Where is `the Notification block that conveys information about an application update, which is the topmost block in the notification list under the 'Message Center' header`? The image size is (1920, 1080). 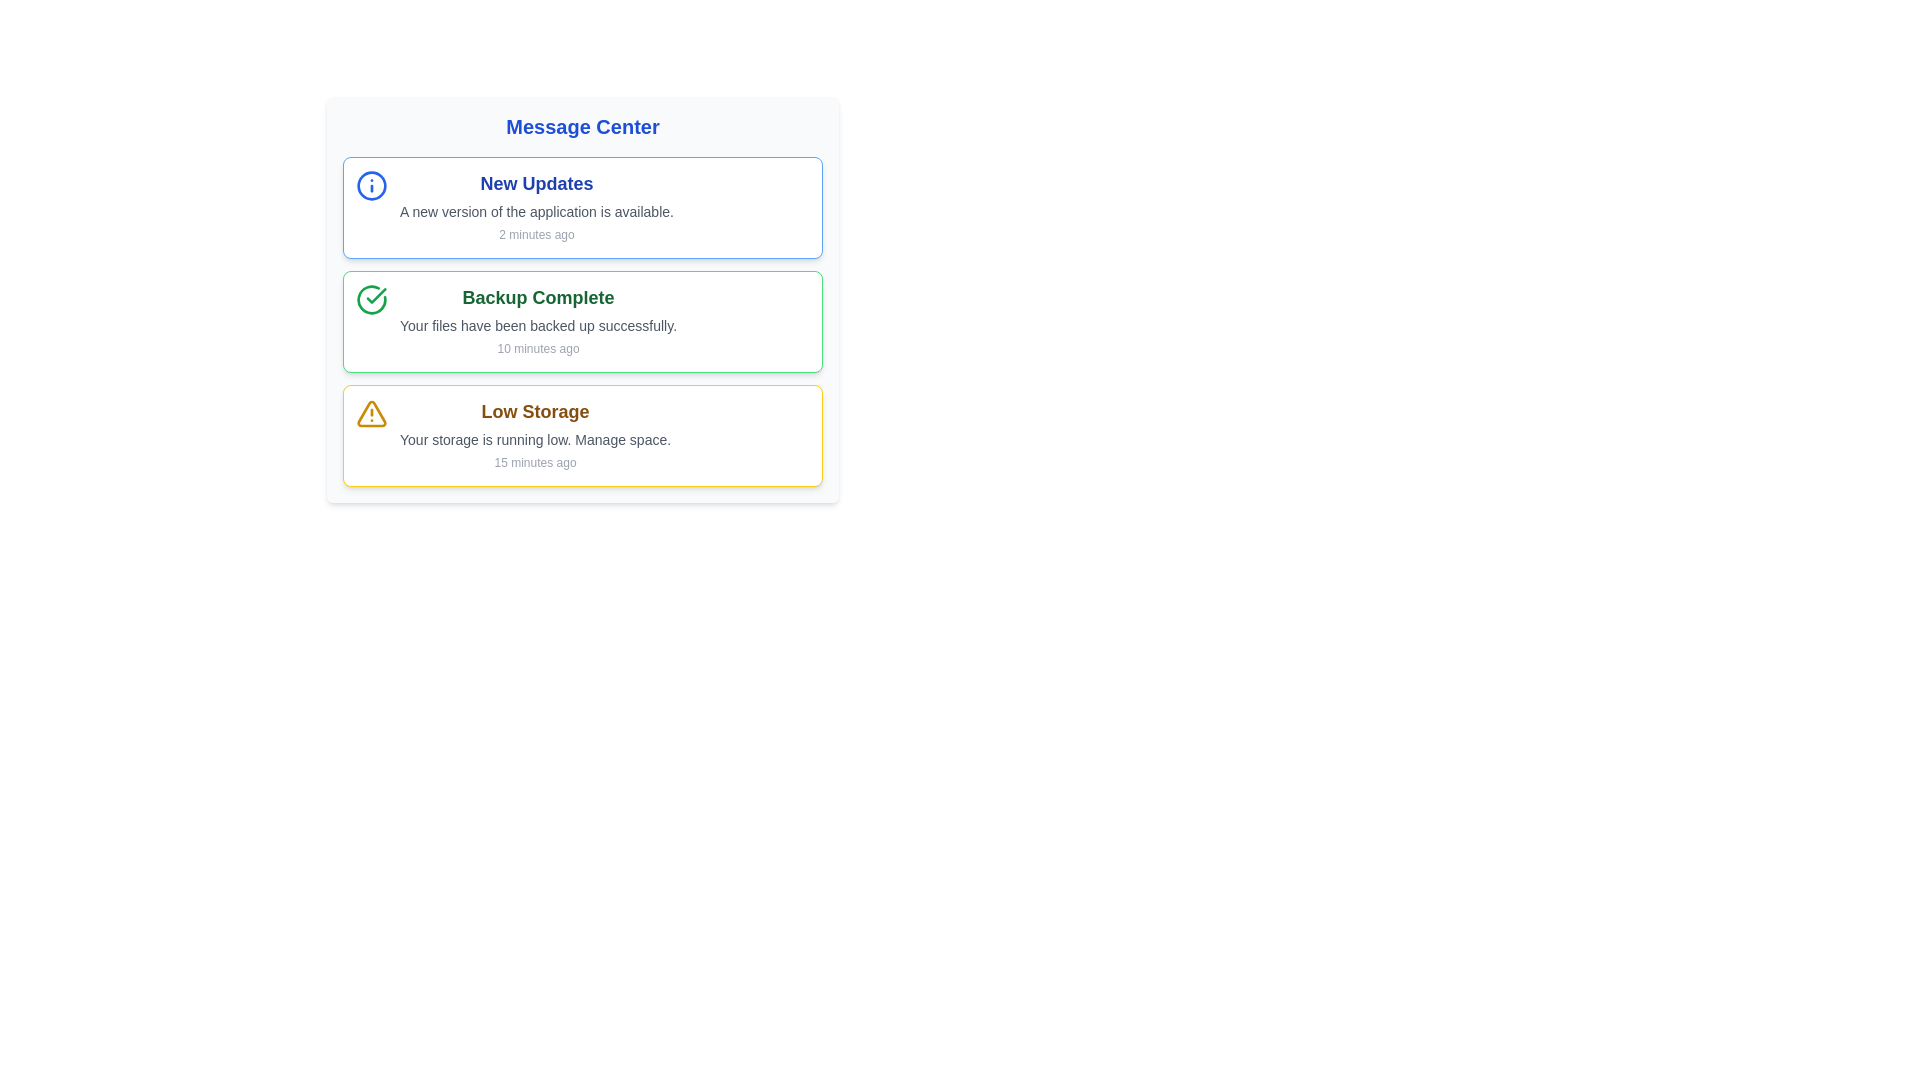 the Notification block that conveys information about an application update, which is the topmost block in the notification list under the 'Message Center' header is located at coordinates (537, 208).